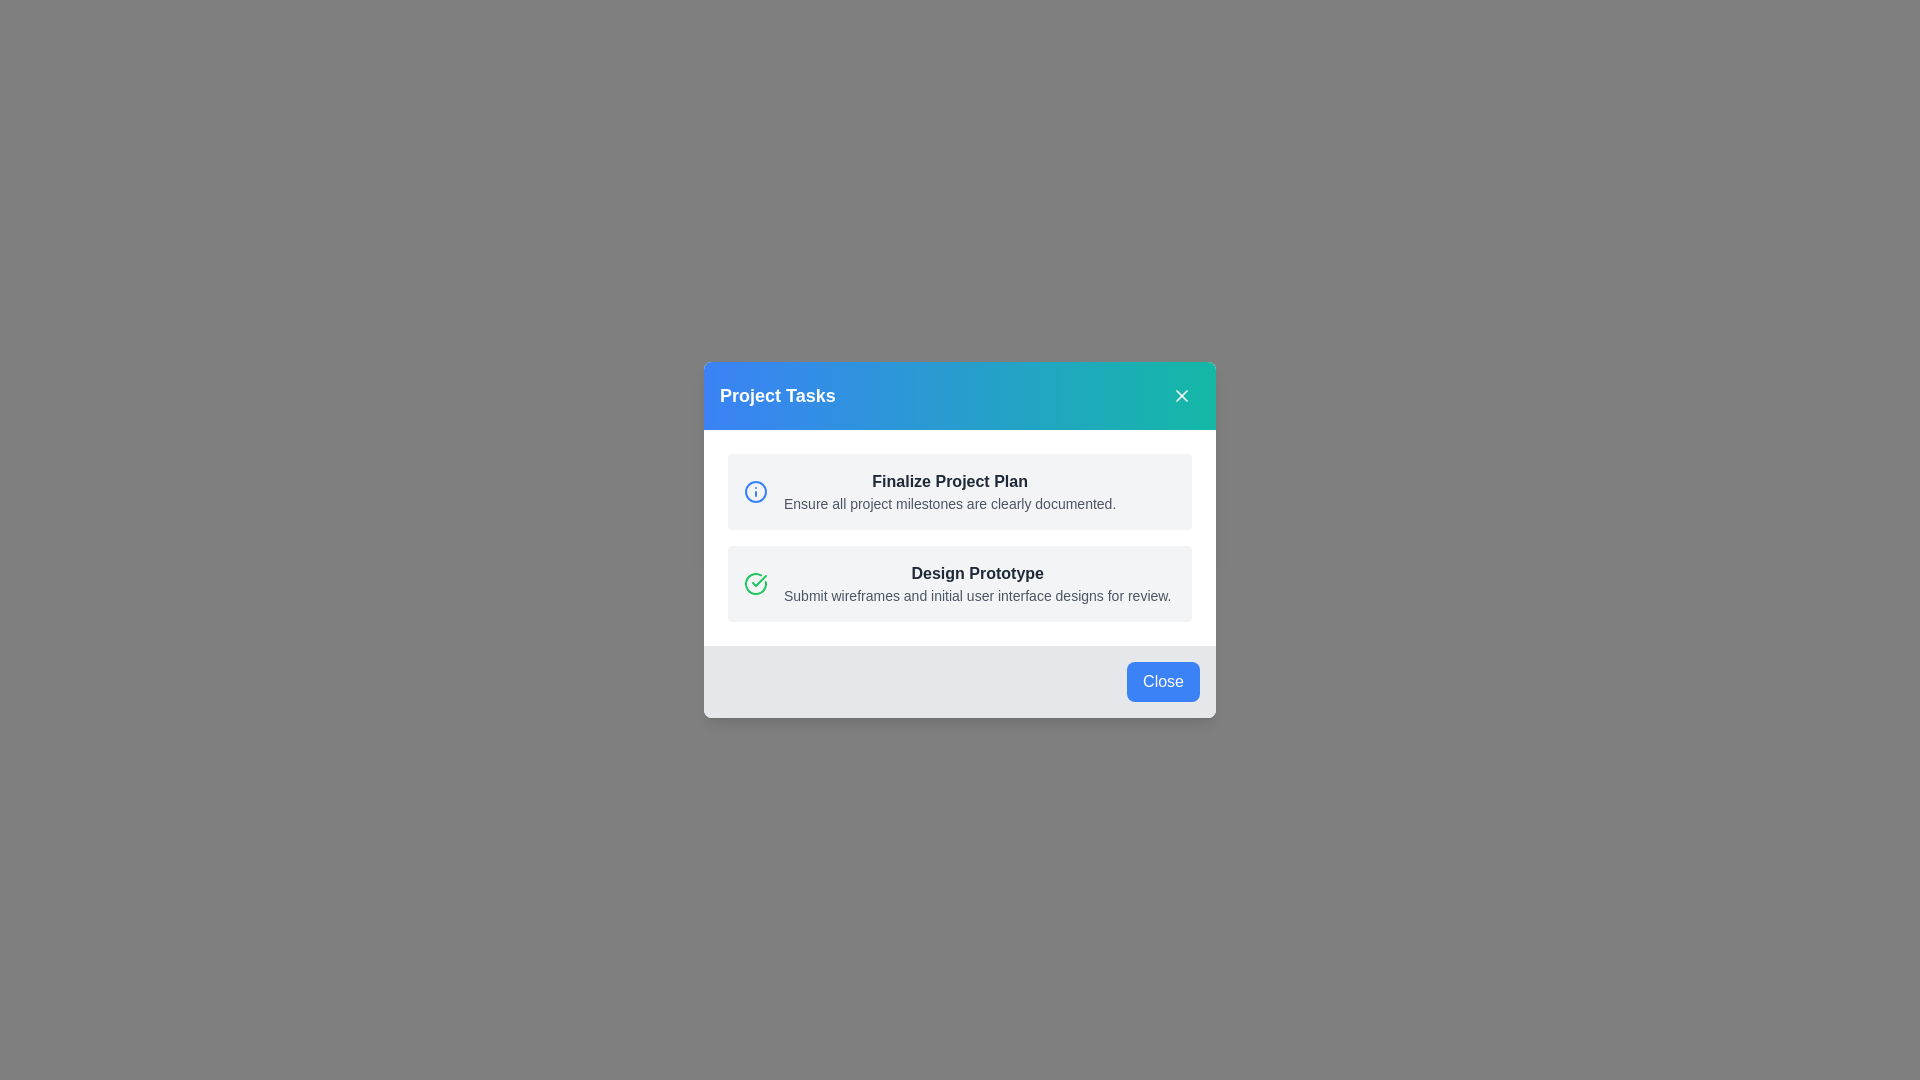 Image resolution: width=1920 pixels, height=1080 pixels. Describe the element at coordinates (1163, 681) in the screenshot. I see `the 'Close' button to close the dialog` at that location.